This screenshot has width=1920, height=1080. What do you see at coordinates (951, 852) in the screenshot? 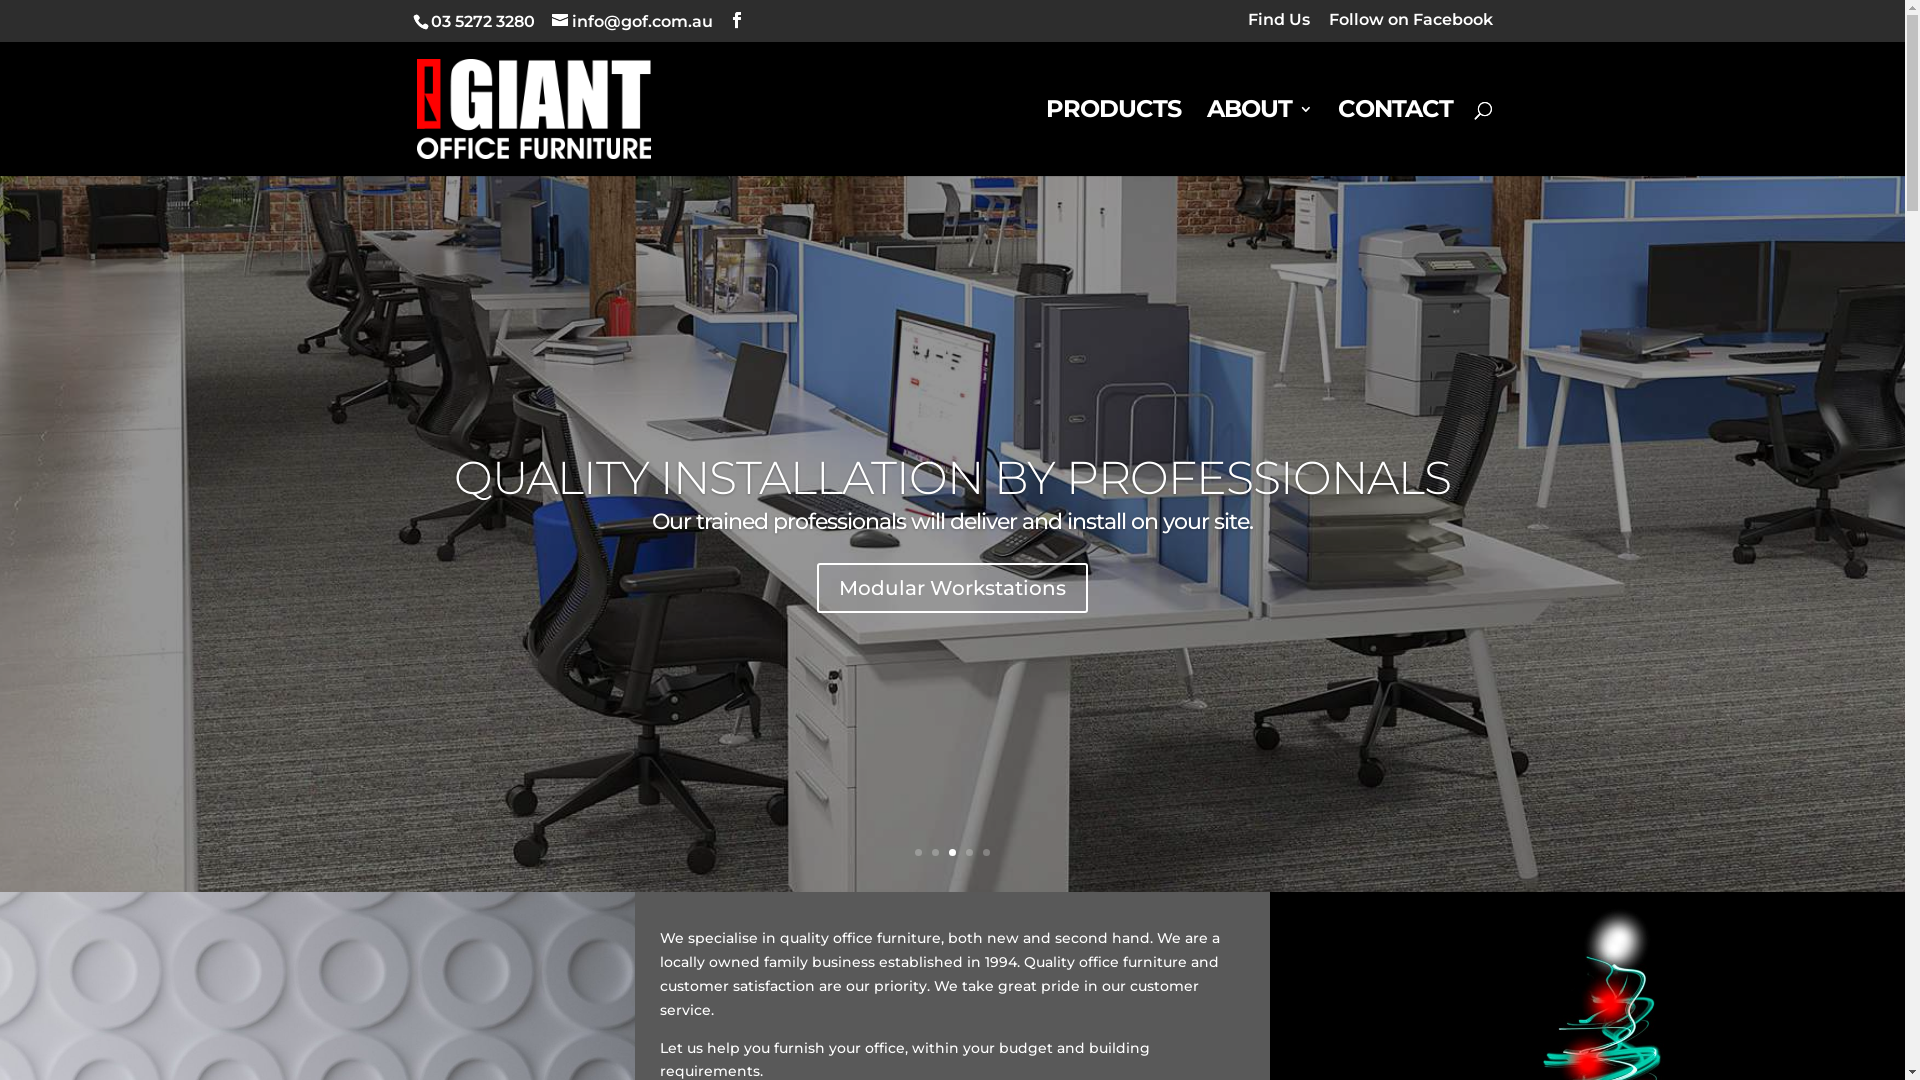
I see `'3'` at bounding box center [951, 852].